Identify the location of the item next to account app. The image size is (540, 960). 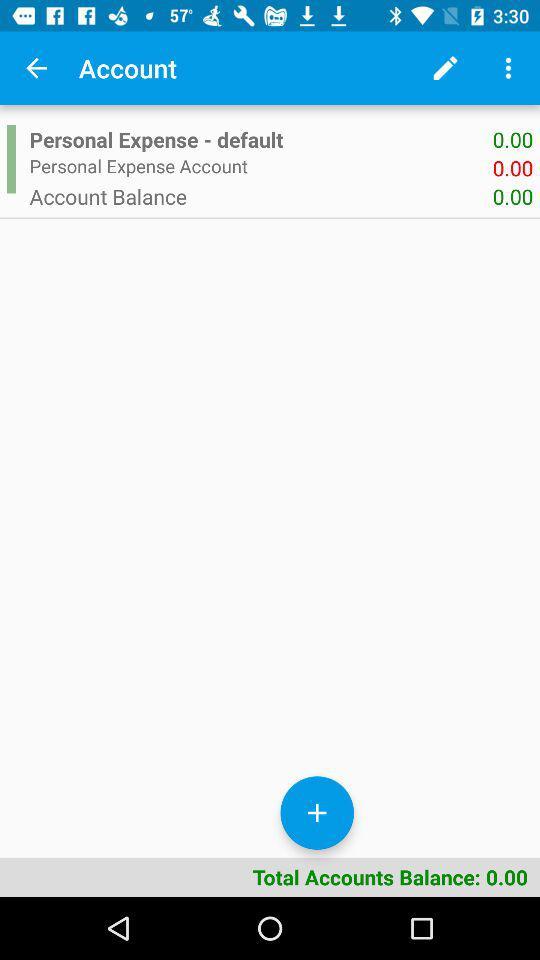
(36, 68).